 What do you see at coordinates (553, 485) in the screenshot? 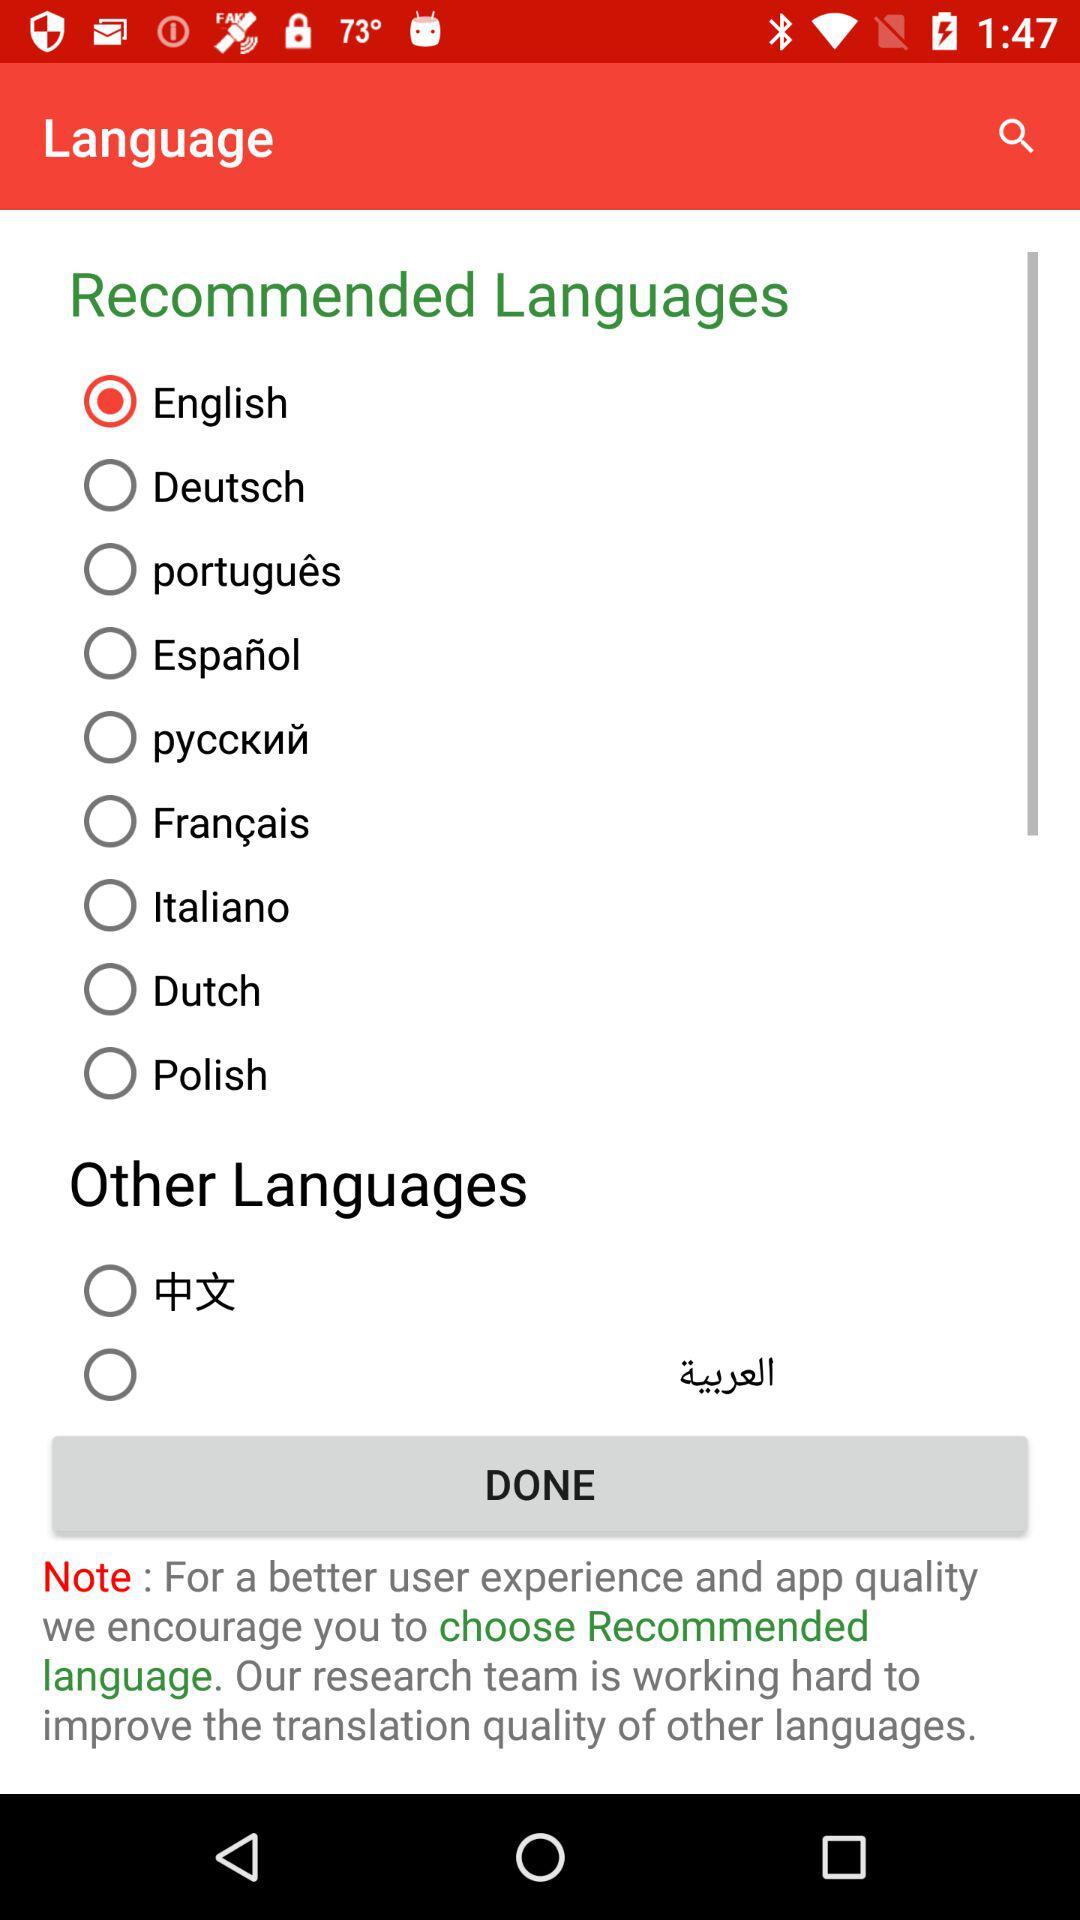
I see `item below the english` at bounding box center [553, 485].